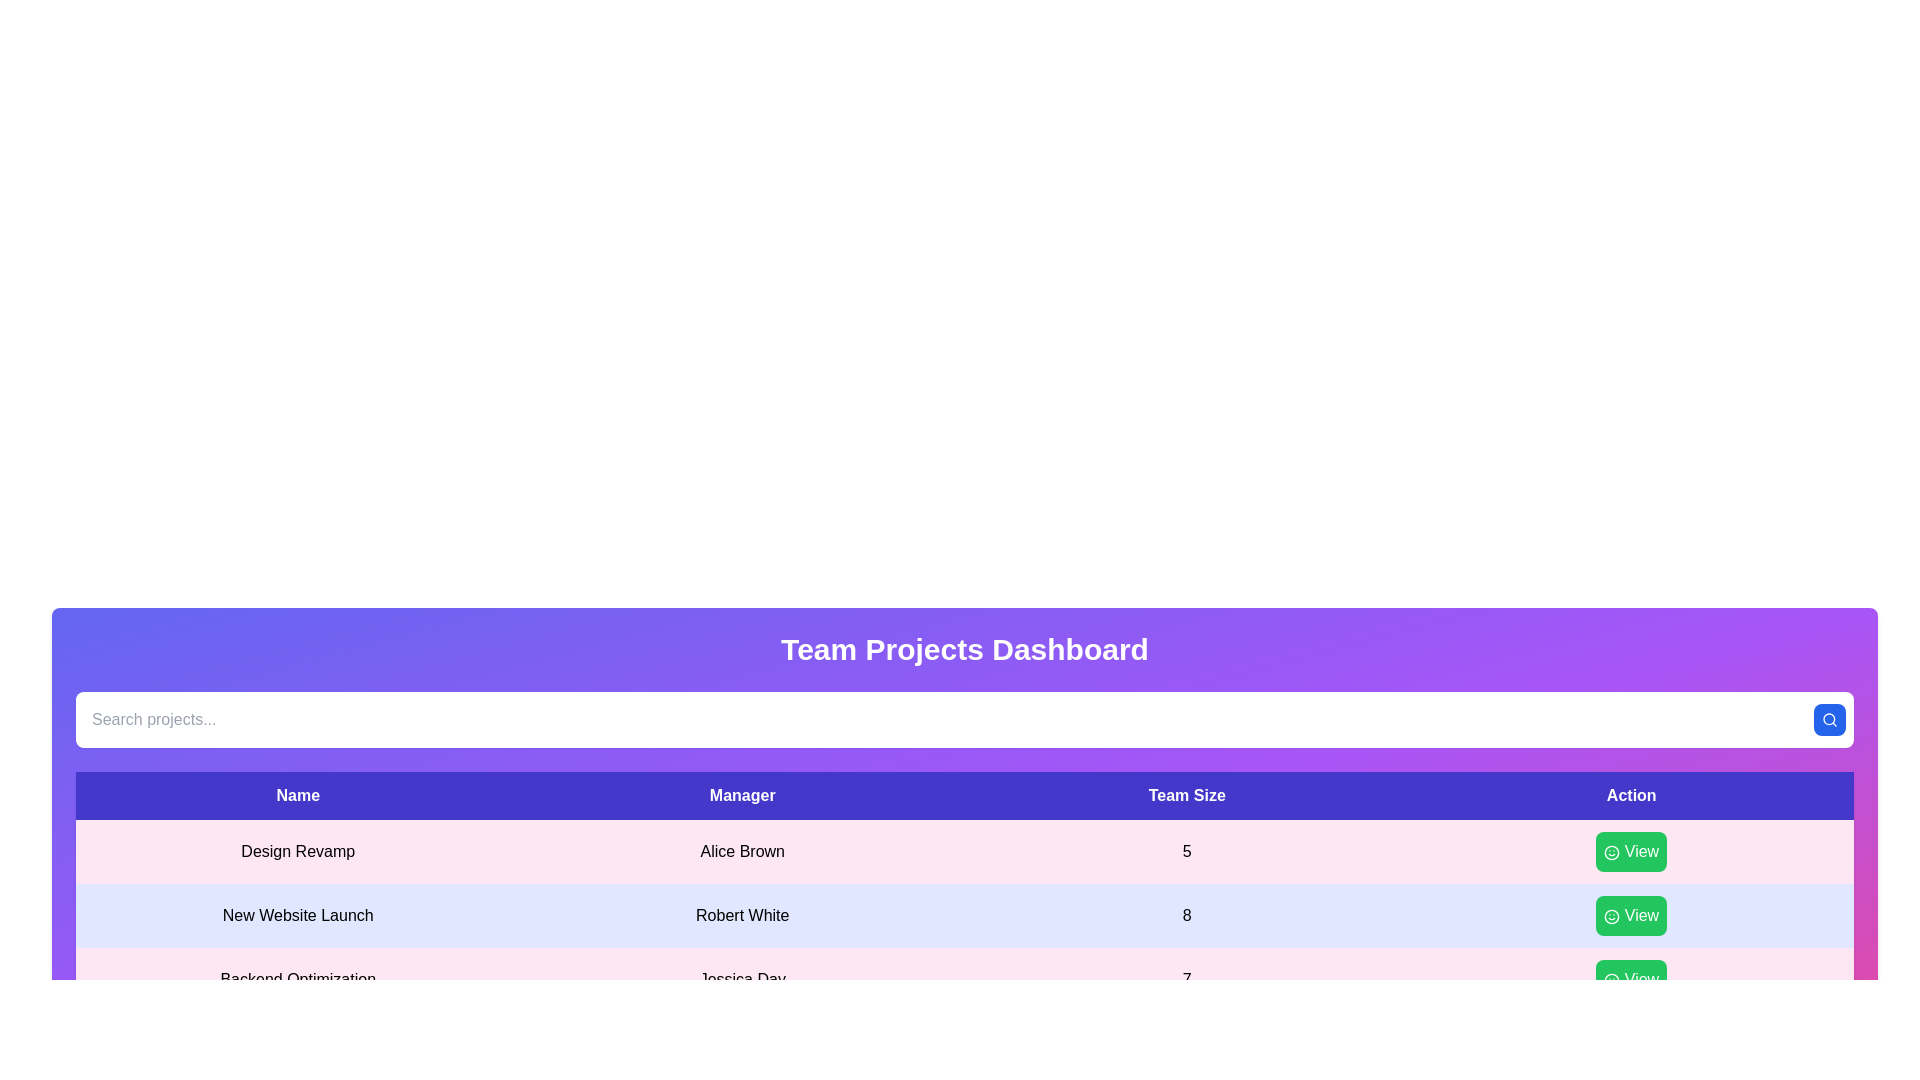 The height and width of the screenshot is (1080, 1920). What do you see at coordinates (964, 650) in the screenshot?
I see `the centered header text labeled 'Team Projects Dashboard', which is displayed in a bold, large white font against a gradient background transitioning from indigo to pink` at bounding box center [964, 650].